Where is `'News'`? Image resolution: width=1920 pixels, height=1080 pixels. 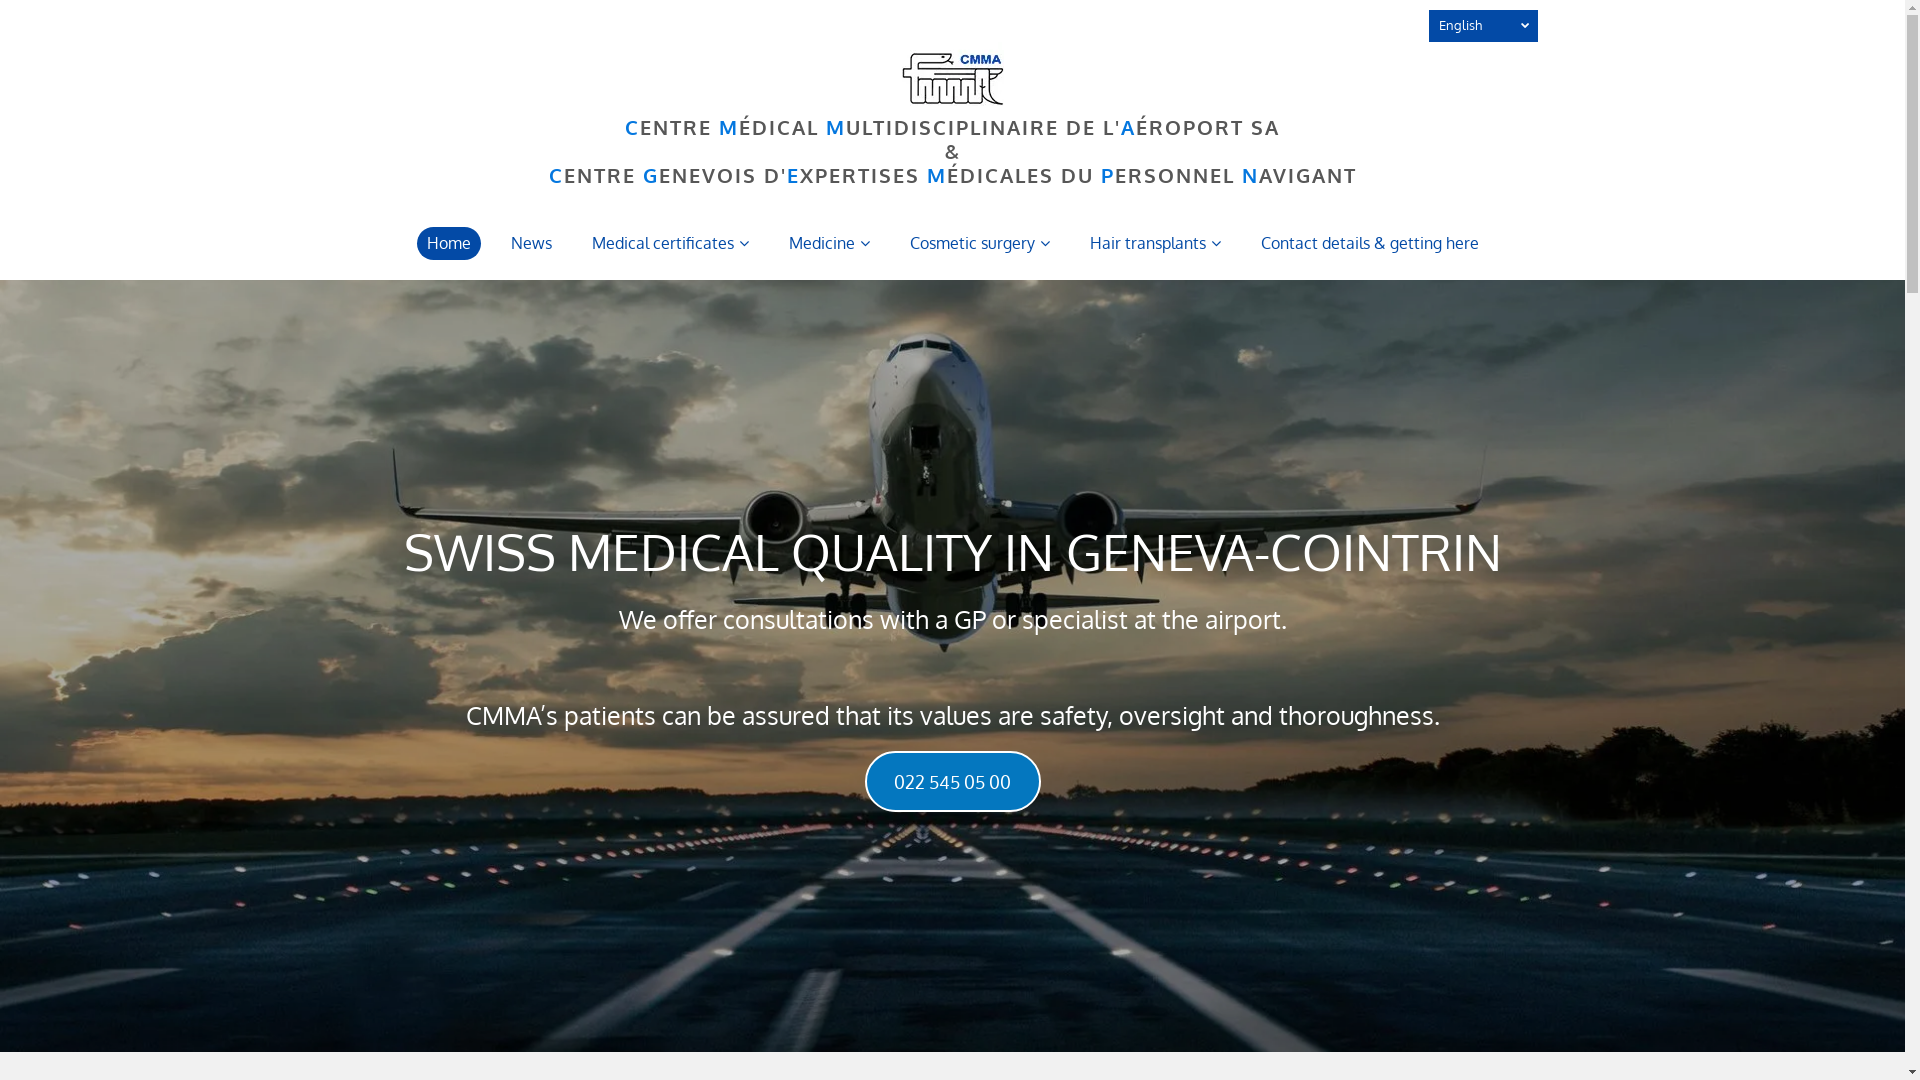
'News' is located at coordinates (530, 242).